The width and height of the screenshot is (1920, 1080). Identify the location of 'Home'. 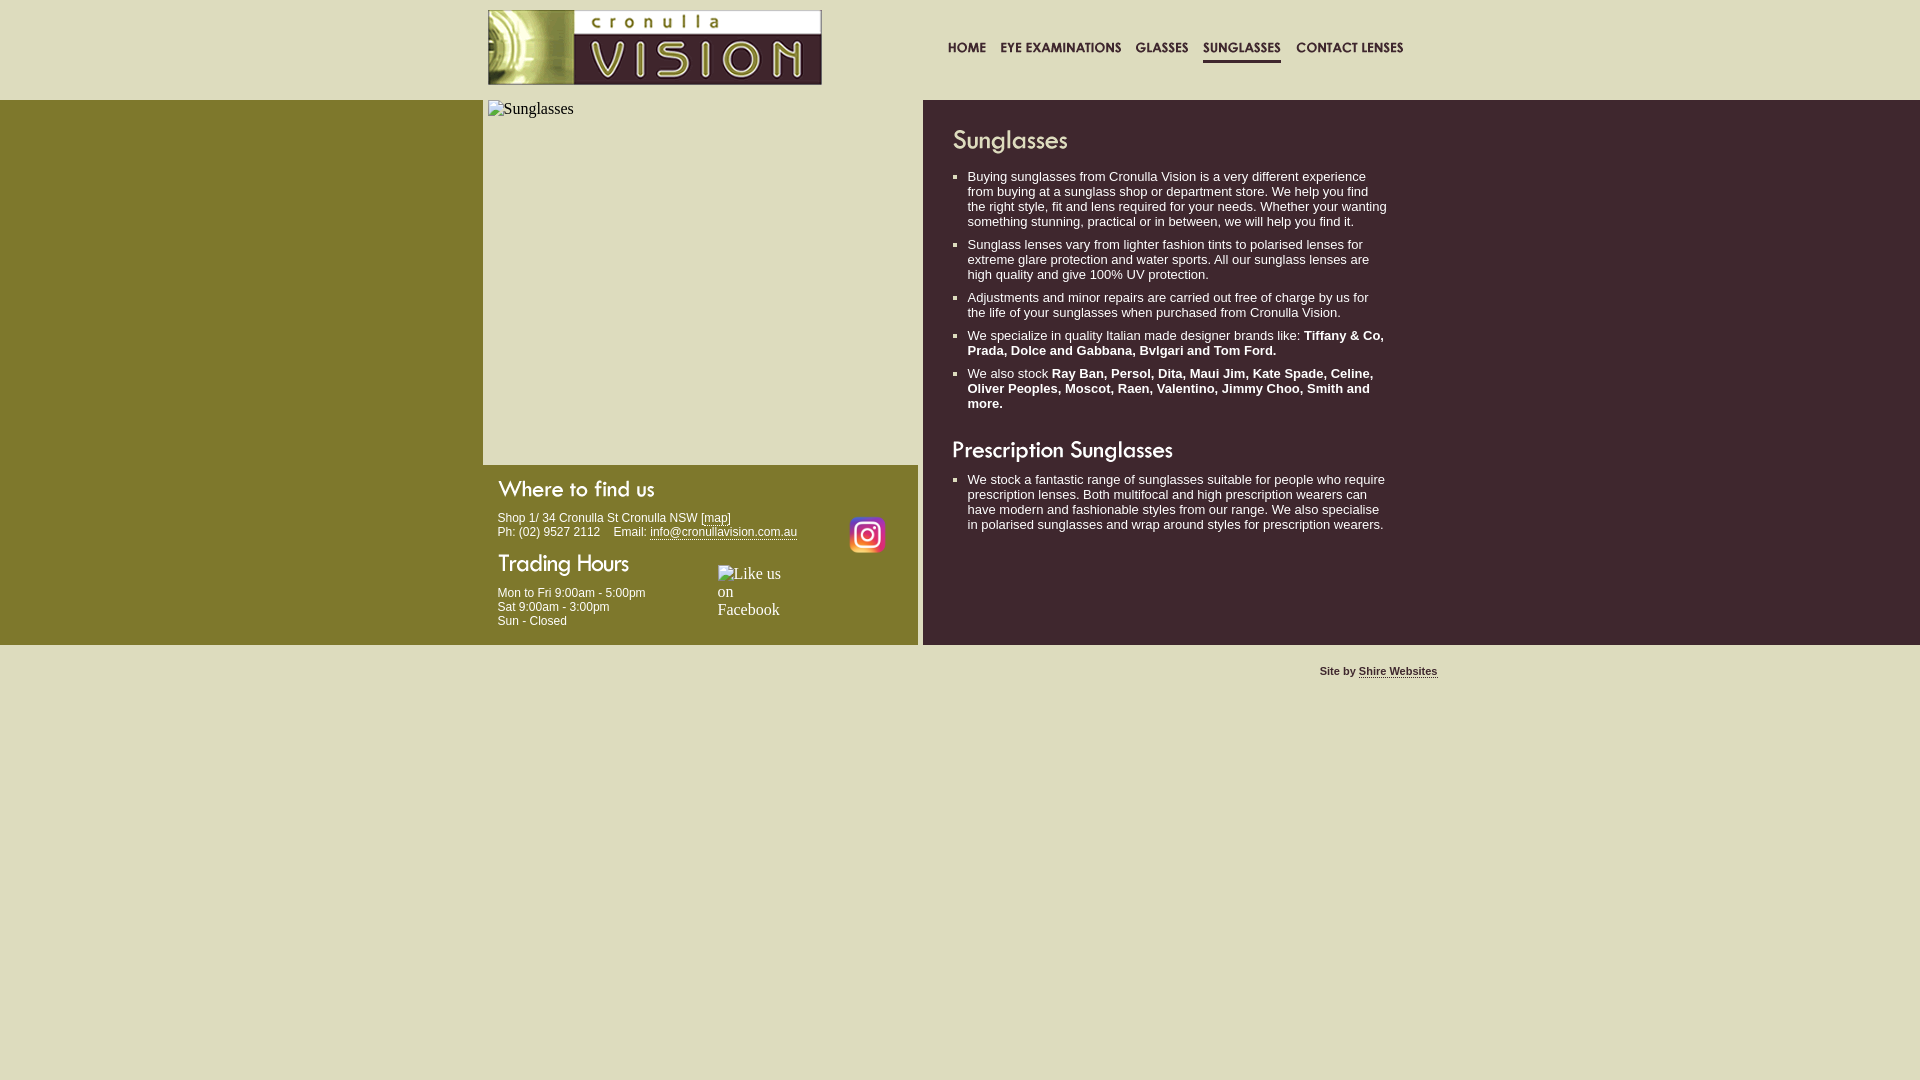
(947, 50).